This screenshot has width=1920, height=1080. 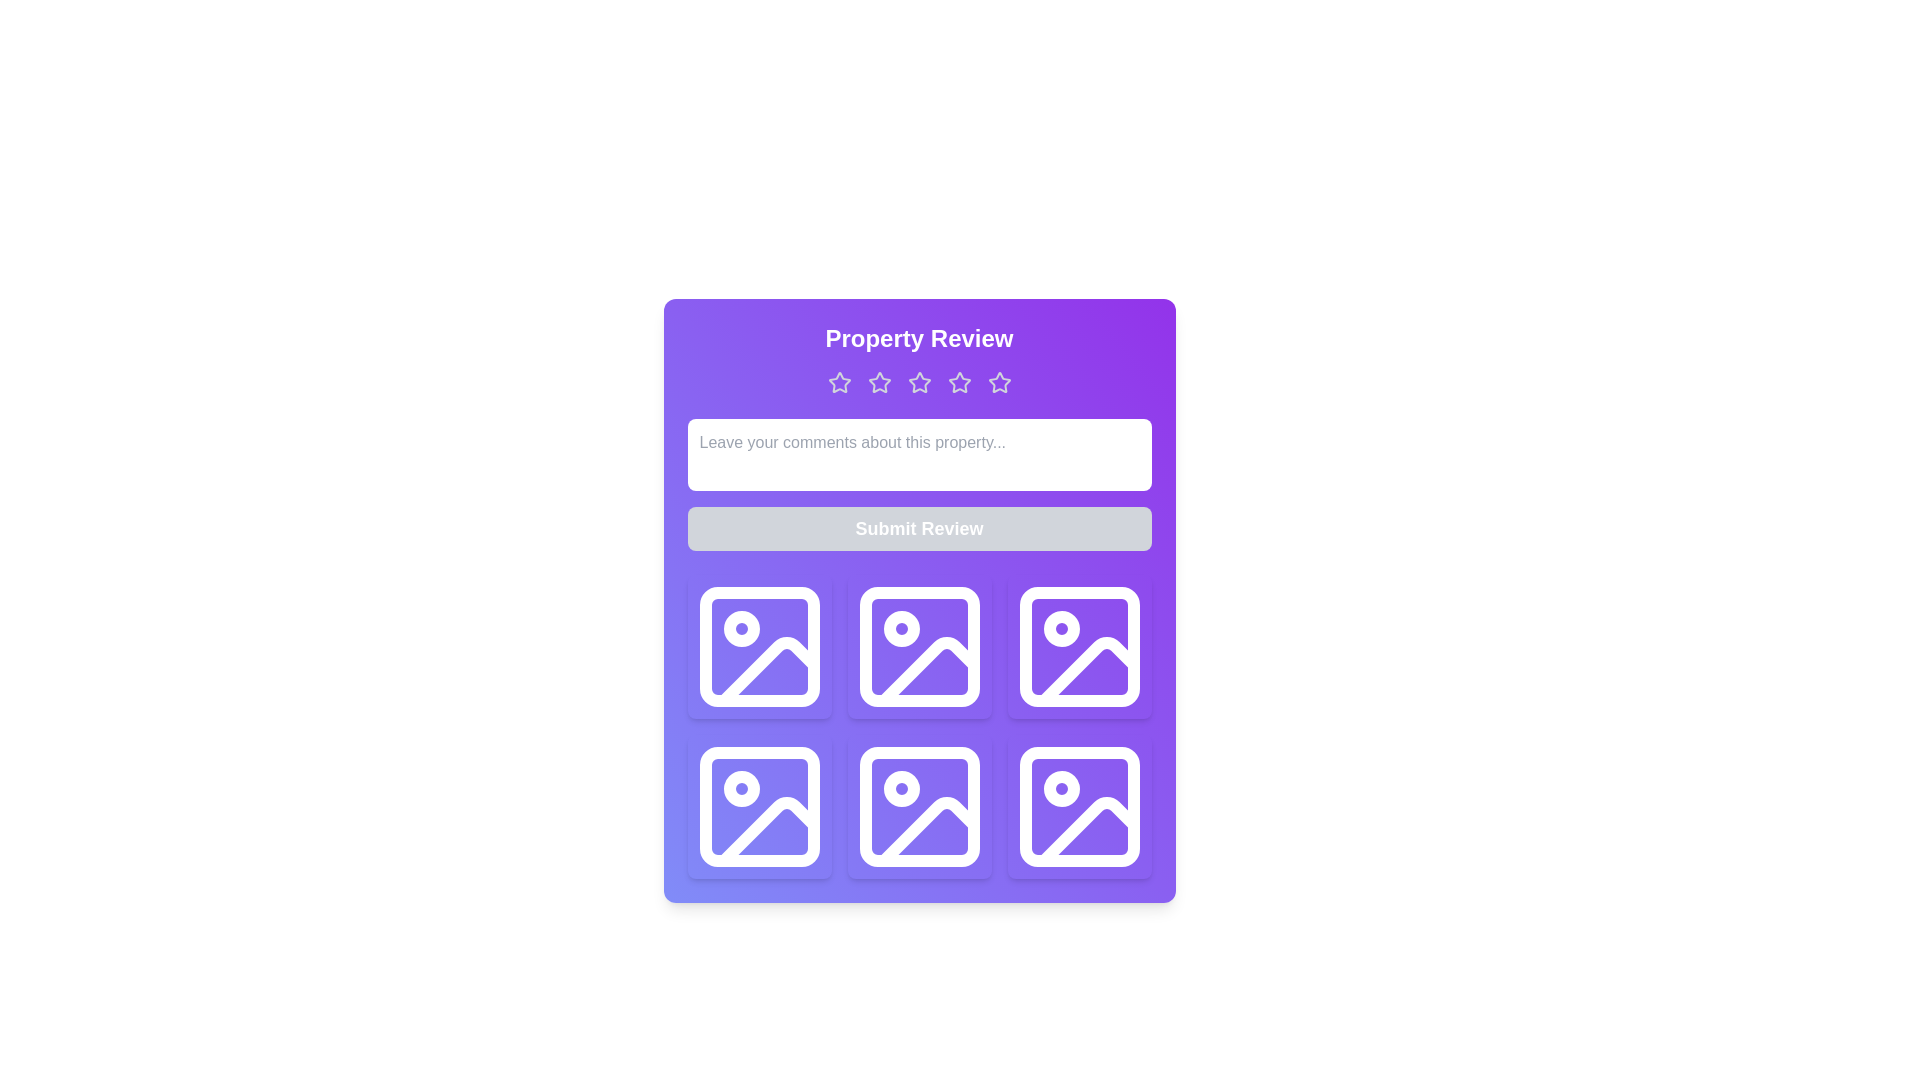 I want to click on the rating to 4 stars by clicking on the corresponding star, so click(x=958, y=382).